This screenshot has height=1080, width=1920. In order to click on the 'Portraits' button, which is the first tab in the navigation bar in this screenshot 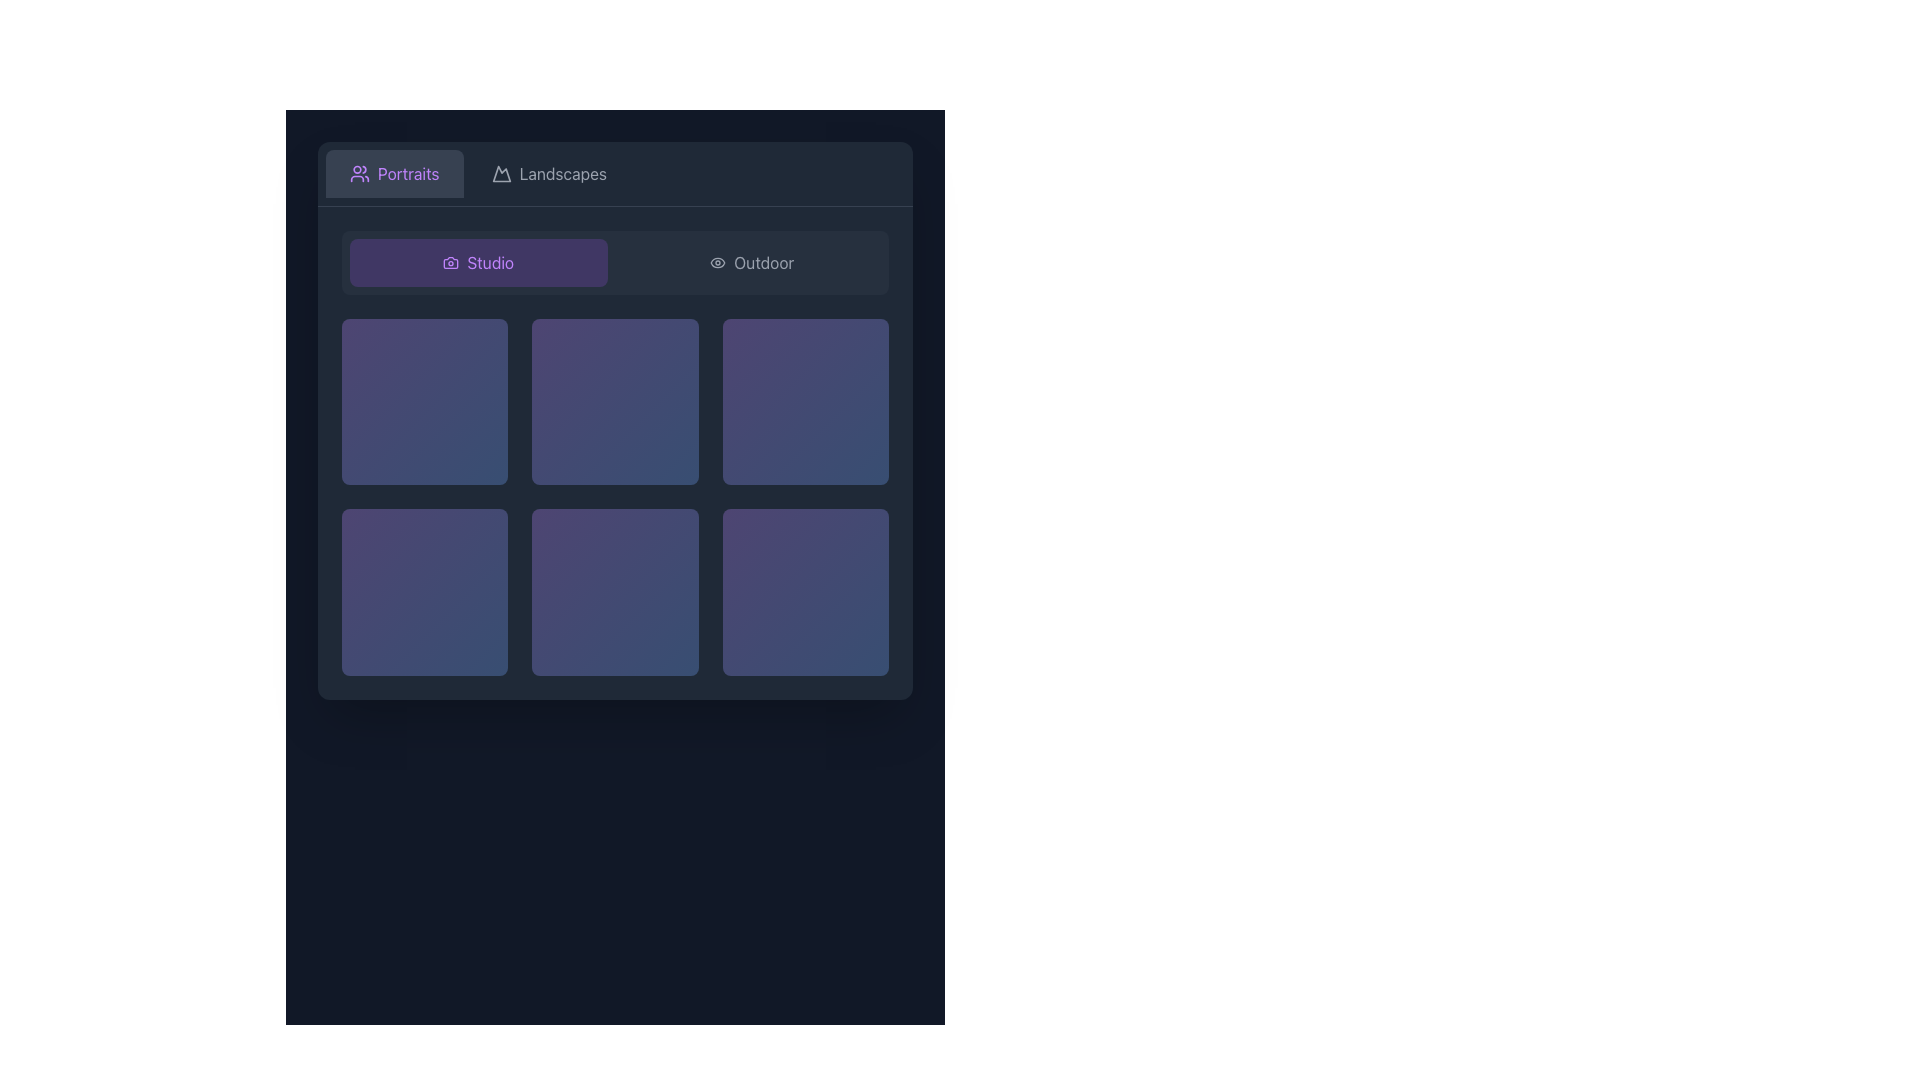, I will do `click(394, 172)`.